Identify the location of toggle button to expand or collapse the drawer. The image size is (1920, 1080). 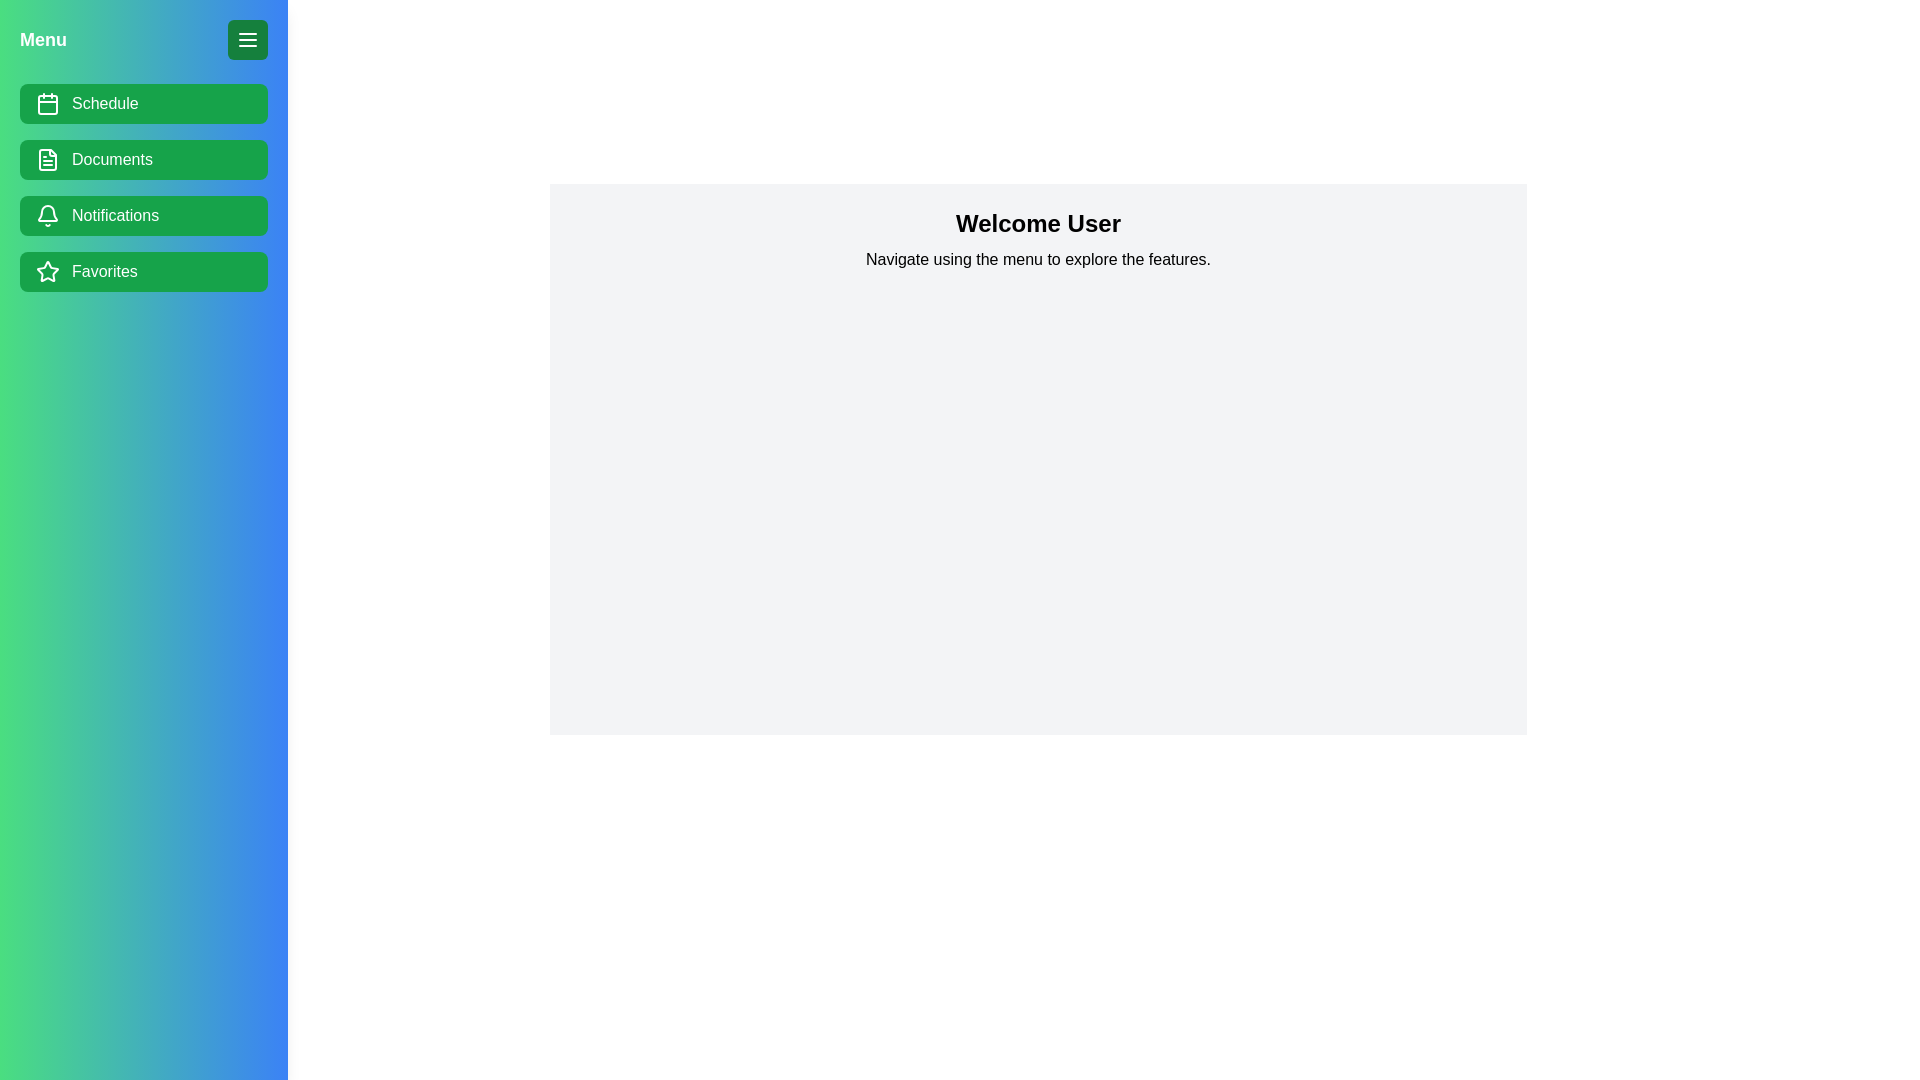
(247, 39).